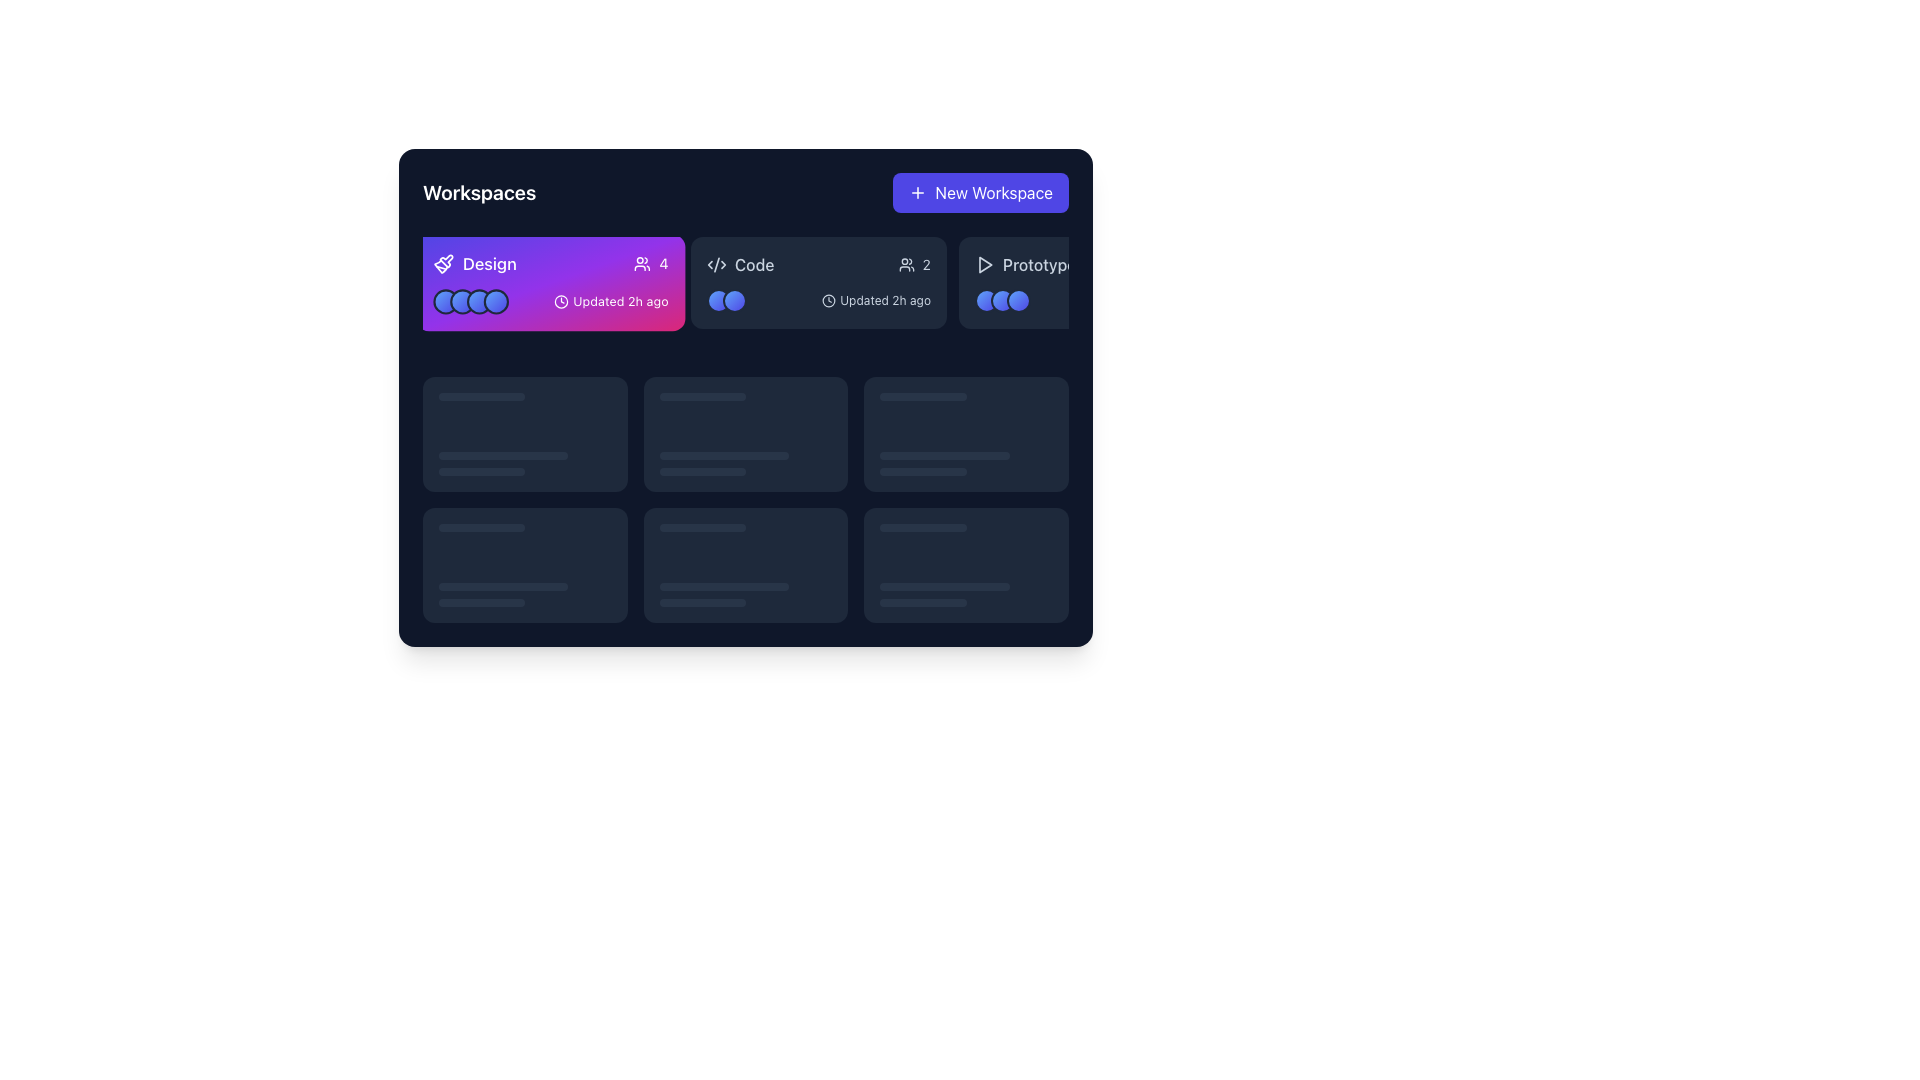 This screenshot has height=1080, width=1920. I want to click on the second Avatar-like UI component, which is one of three overlapping circles located inside the 'Prototype' workspace panel near the top-right of the interface, so click(1003, 300).